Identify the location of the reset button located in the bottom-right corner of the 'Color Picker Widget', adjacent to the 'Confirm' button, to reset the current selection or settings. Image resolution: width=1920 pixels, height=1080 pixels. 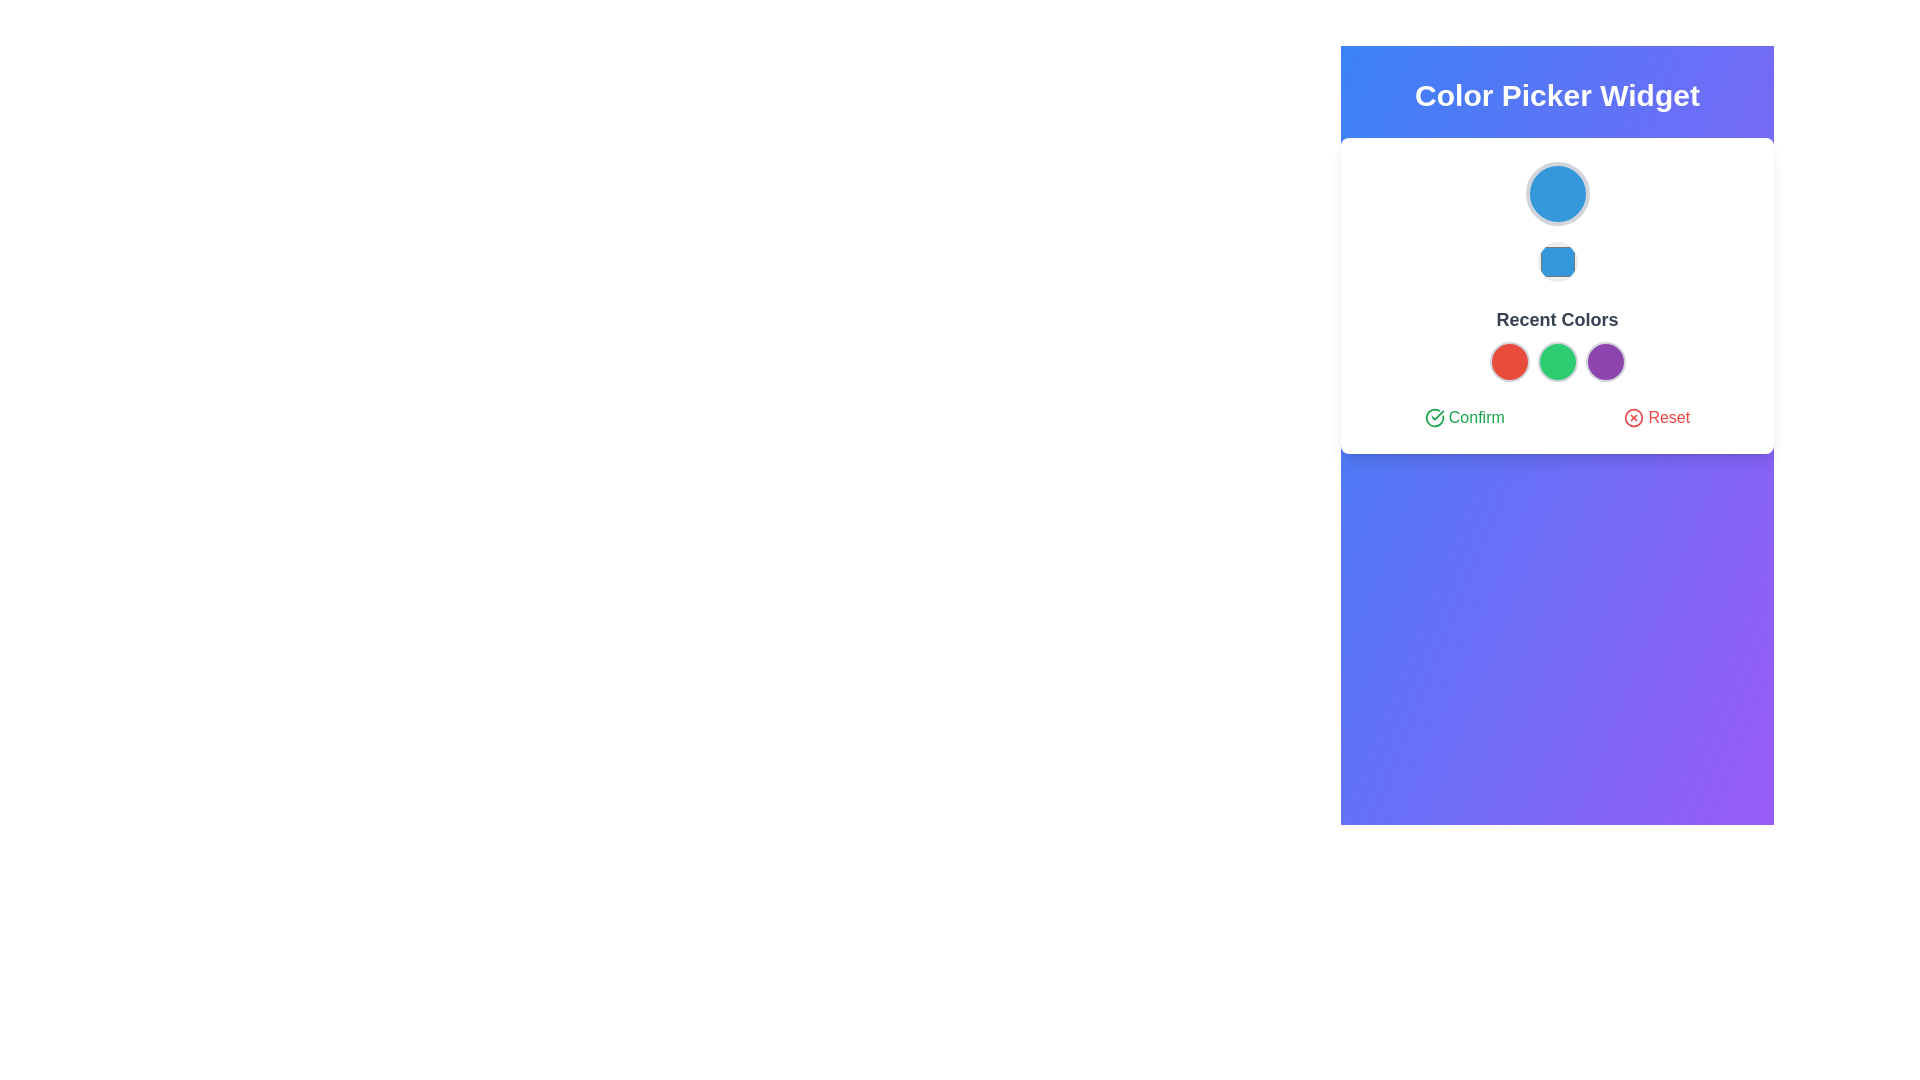
(1657, 416).